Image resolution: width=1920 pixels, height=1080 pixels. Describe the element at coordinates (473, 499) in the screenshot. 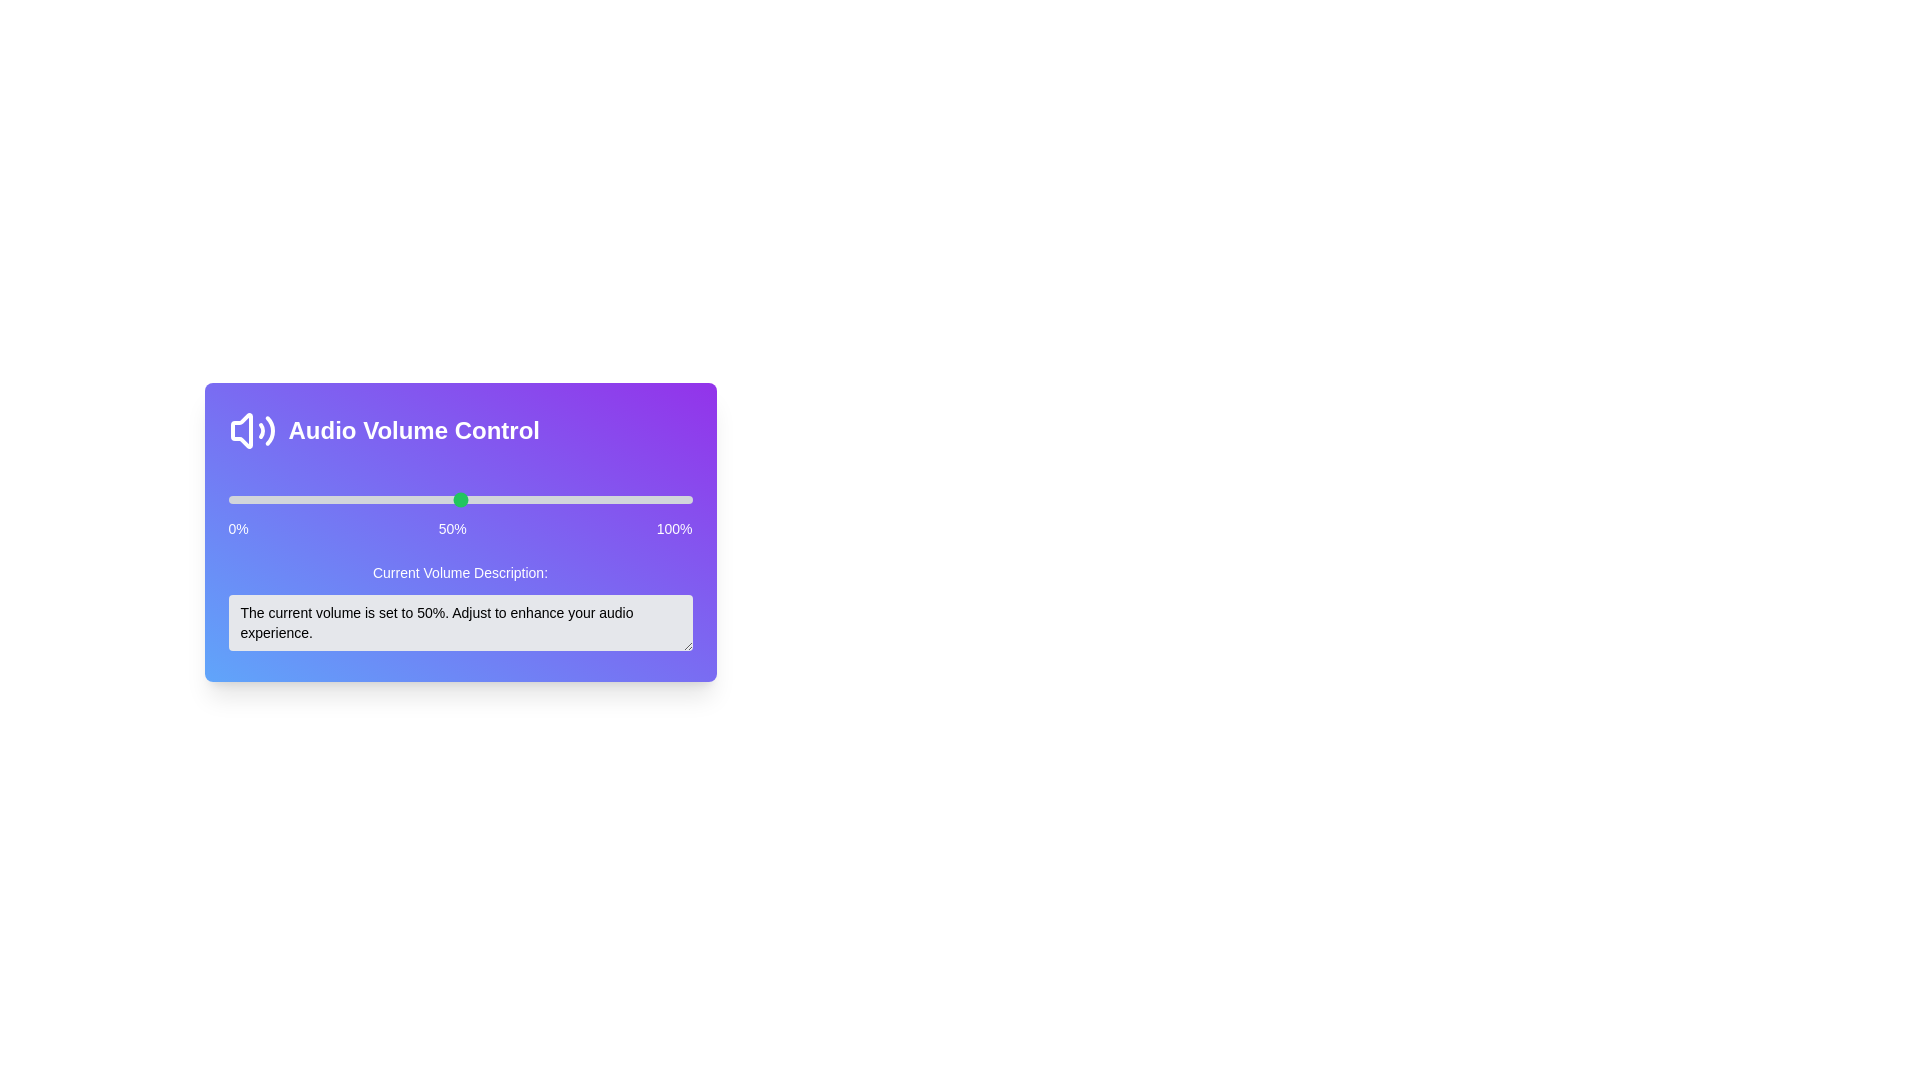

I see `the volume slider to 53%` at that location.